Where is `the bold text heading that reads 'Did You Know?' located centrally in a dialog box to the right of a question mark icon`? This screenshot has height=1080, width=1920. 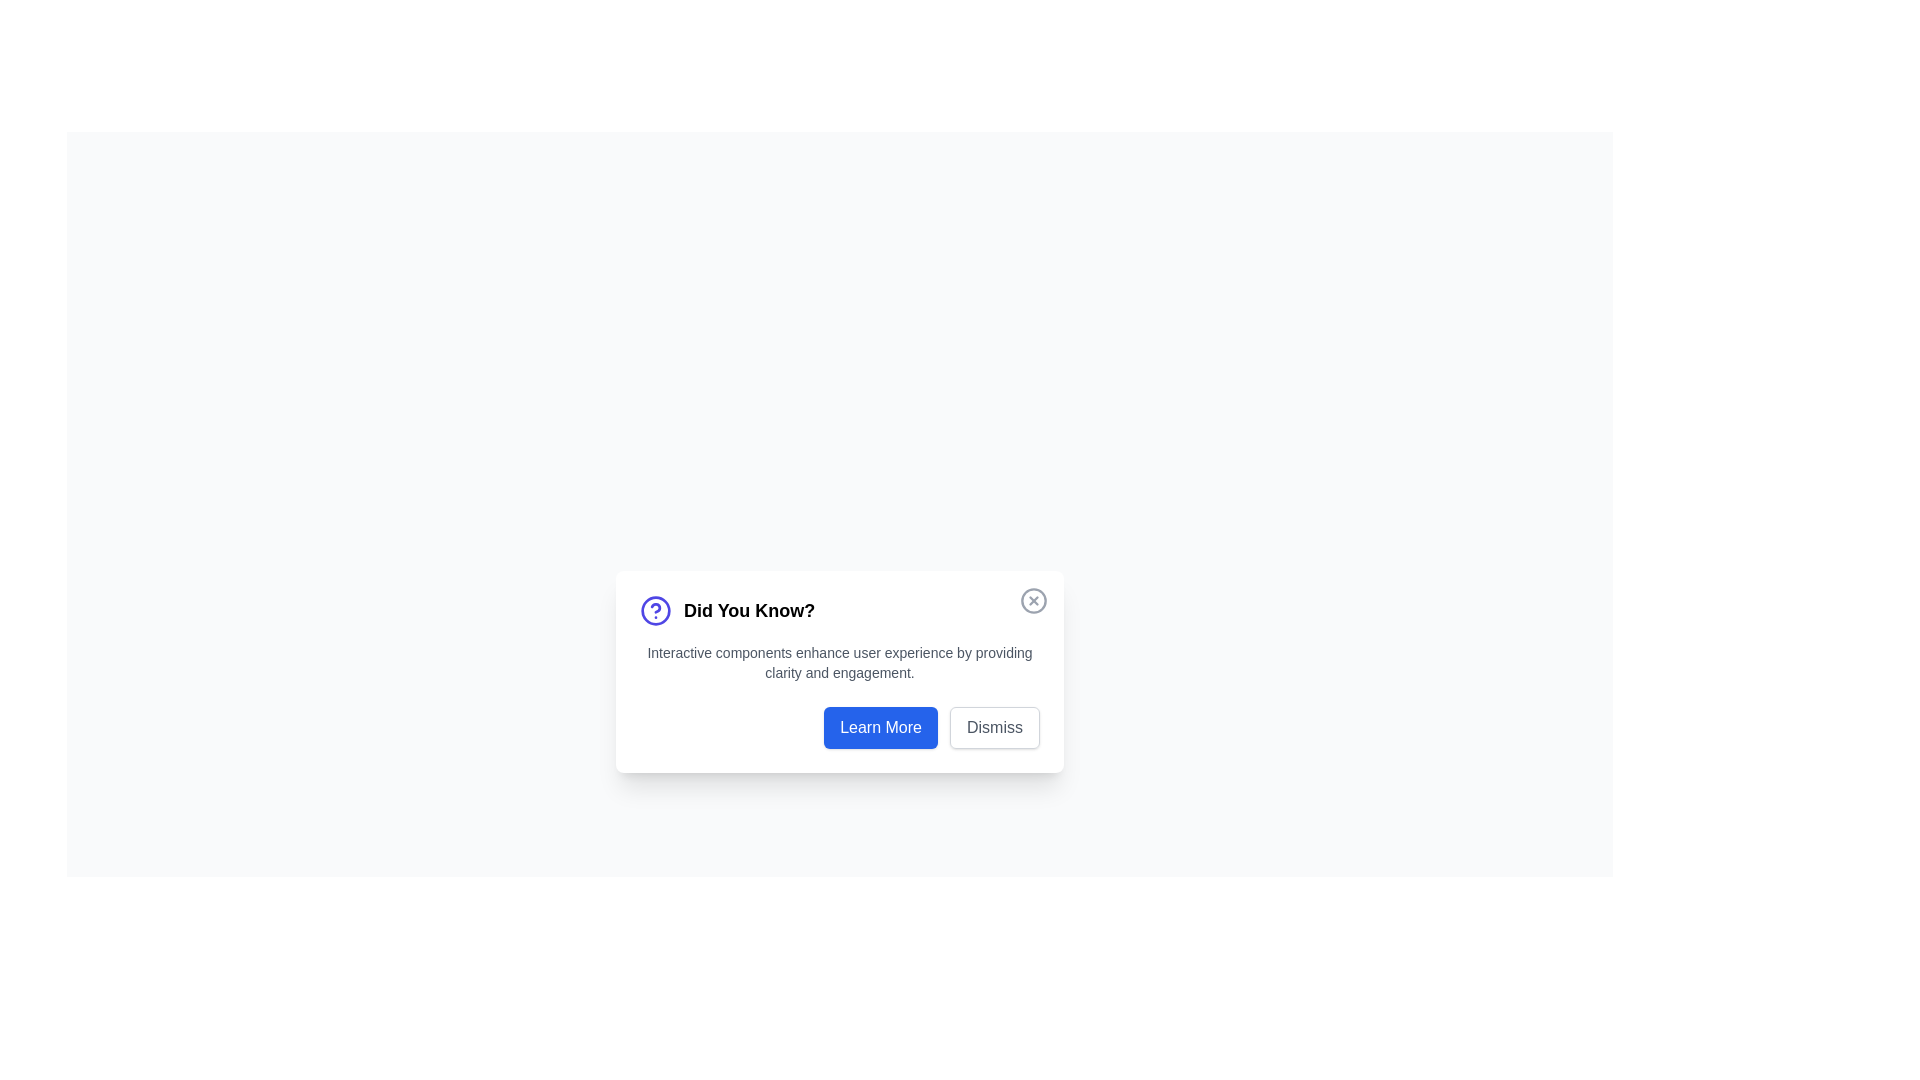 the bold text heading that reads 'Did You Know?' located centrally in a dialog box to the right of a question mark icon is located at coordinates (748, 609).